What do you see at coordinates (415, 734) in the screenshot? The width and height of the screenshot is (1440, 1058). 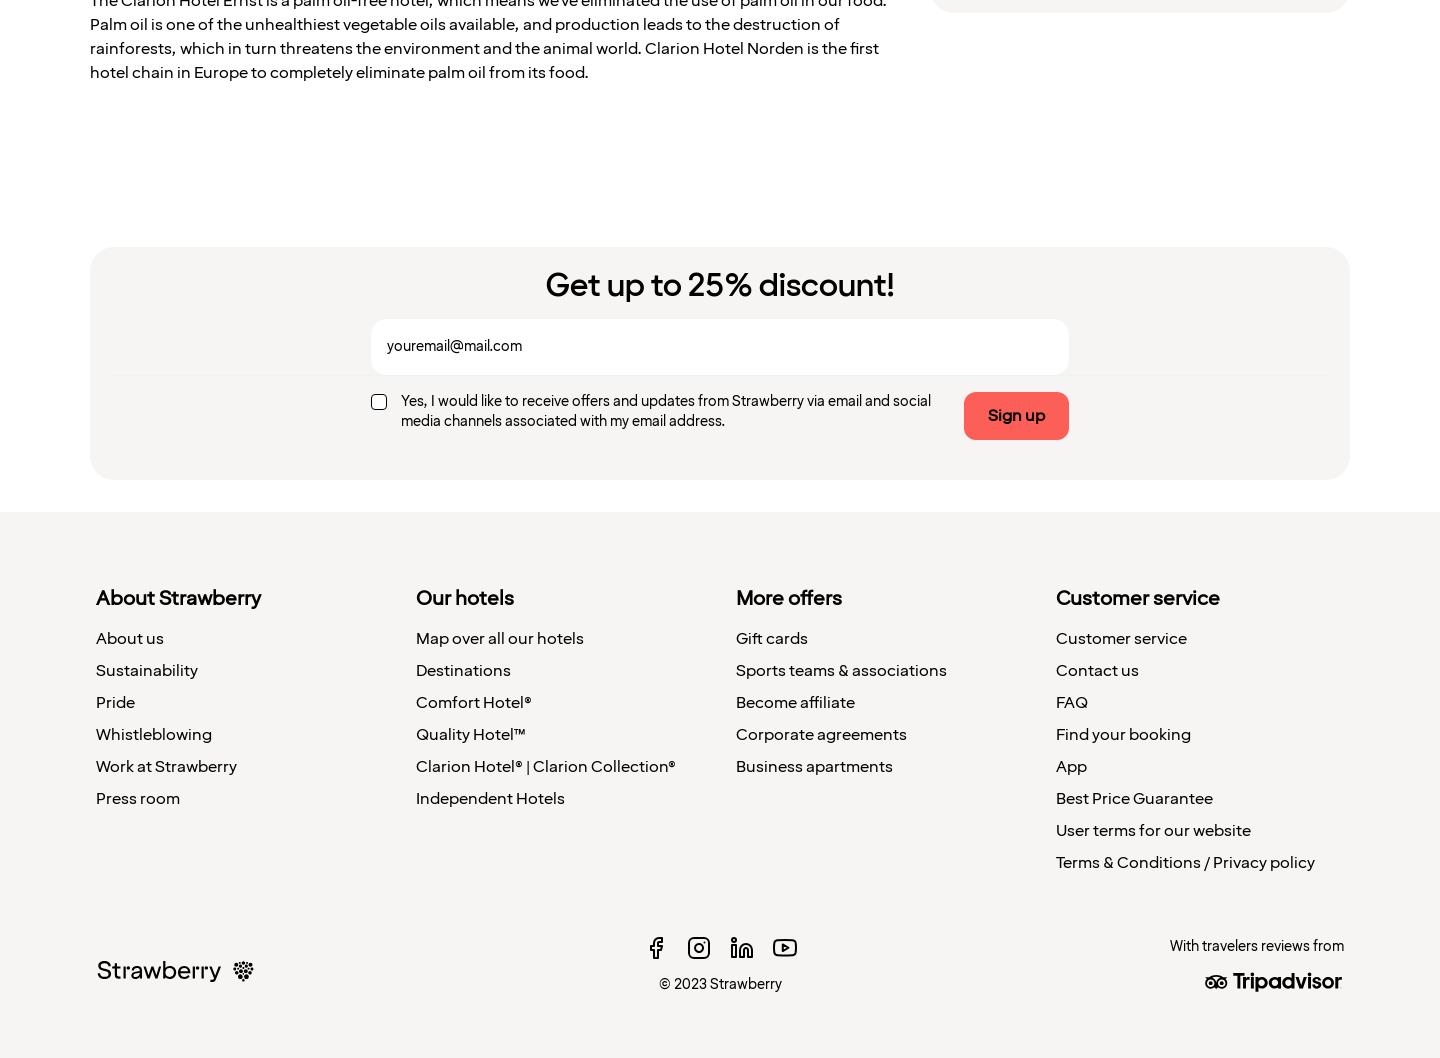 I see `'Quality Hotel™'` at bounding box center [415, 734].